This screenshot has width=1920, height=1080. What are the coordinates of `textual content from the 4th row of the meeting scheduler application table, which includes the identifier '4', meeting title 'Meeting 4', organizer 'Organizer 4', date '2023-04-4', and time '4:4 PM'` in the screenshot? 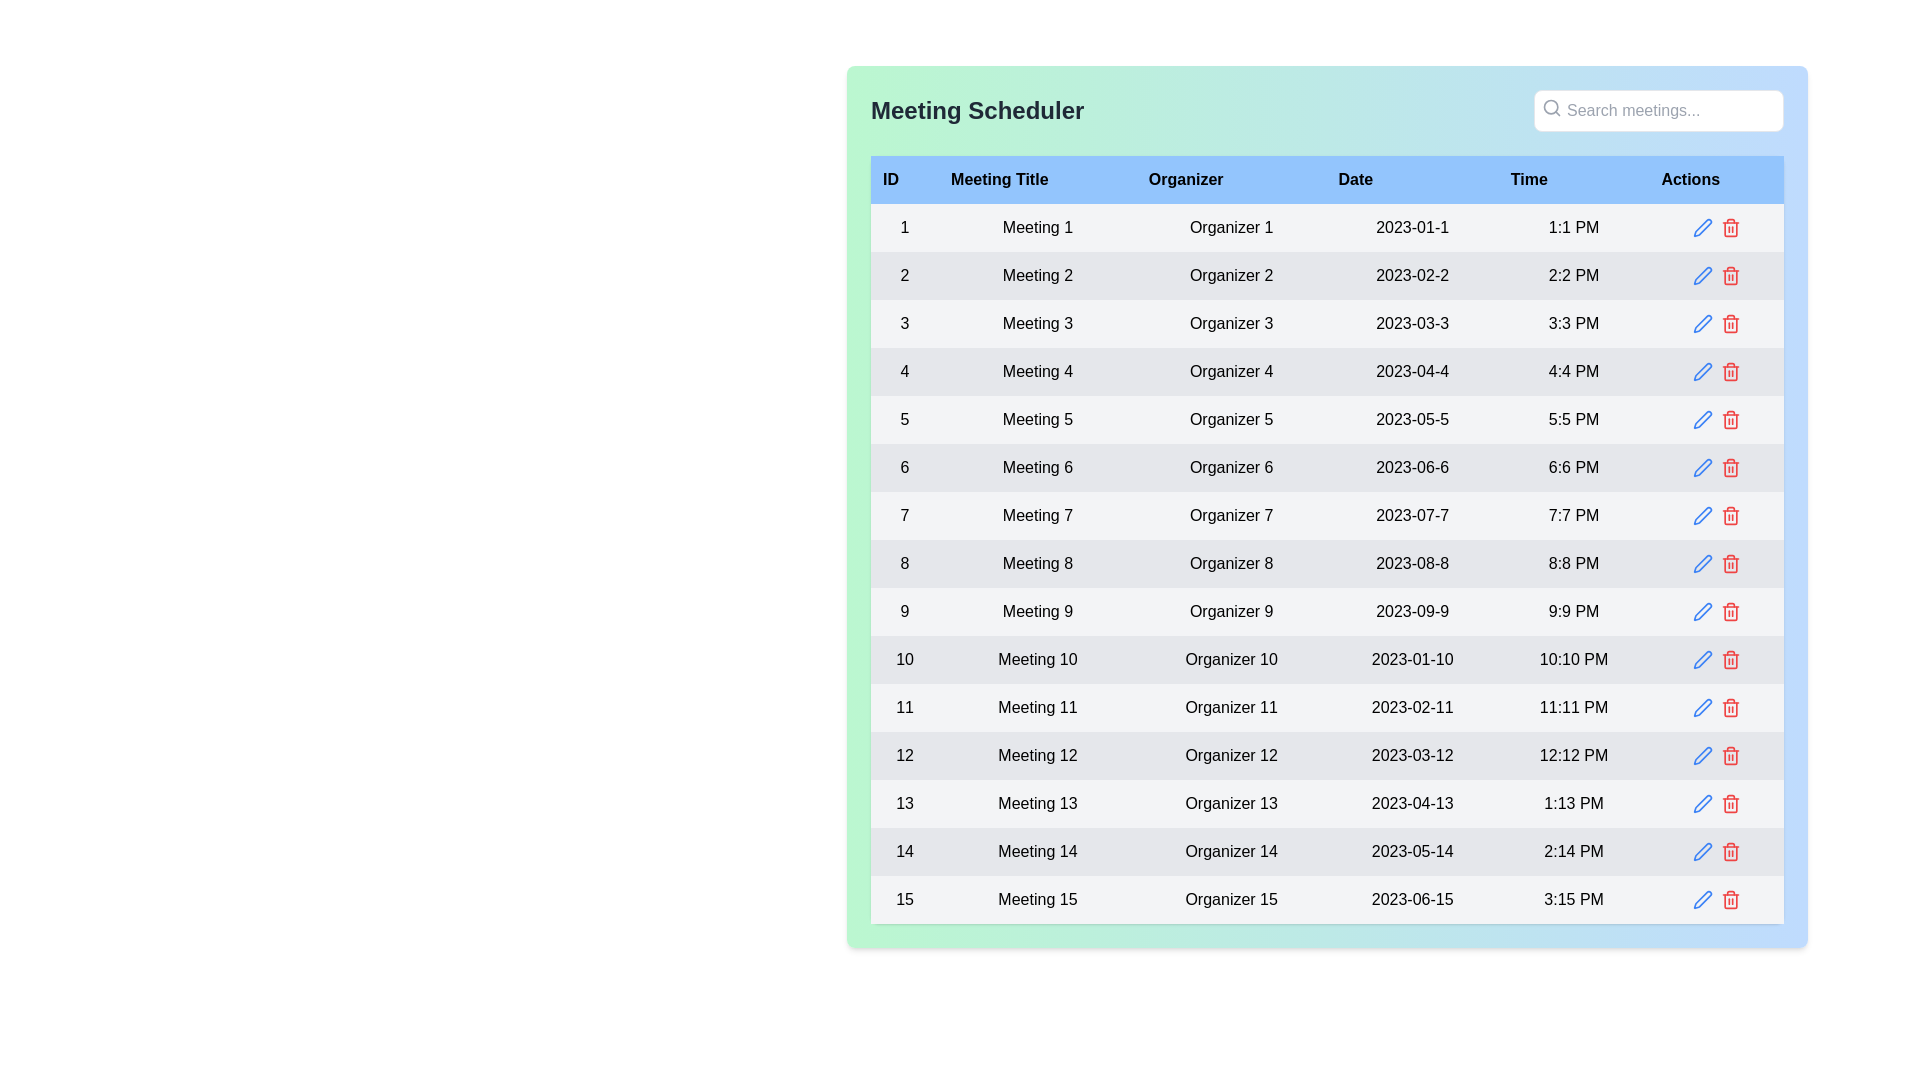 It's located at (1327, 371).